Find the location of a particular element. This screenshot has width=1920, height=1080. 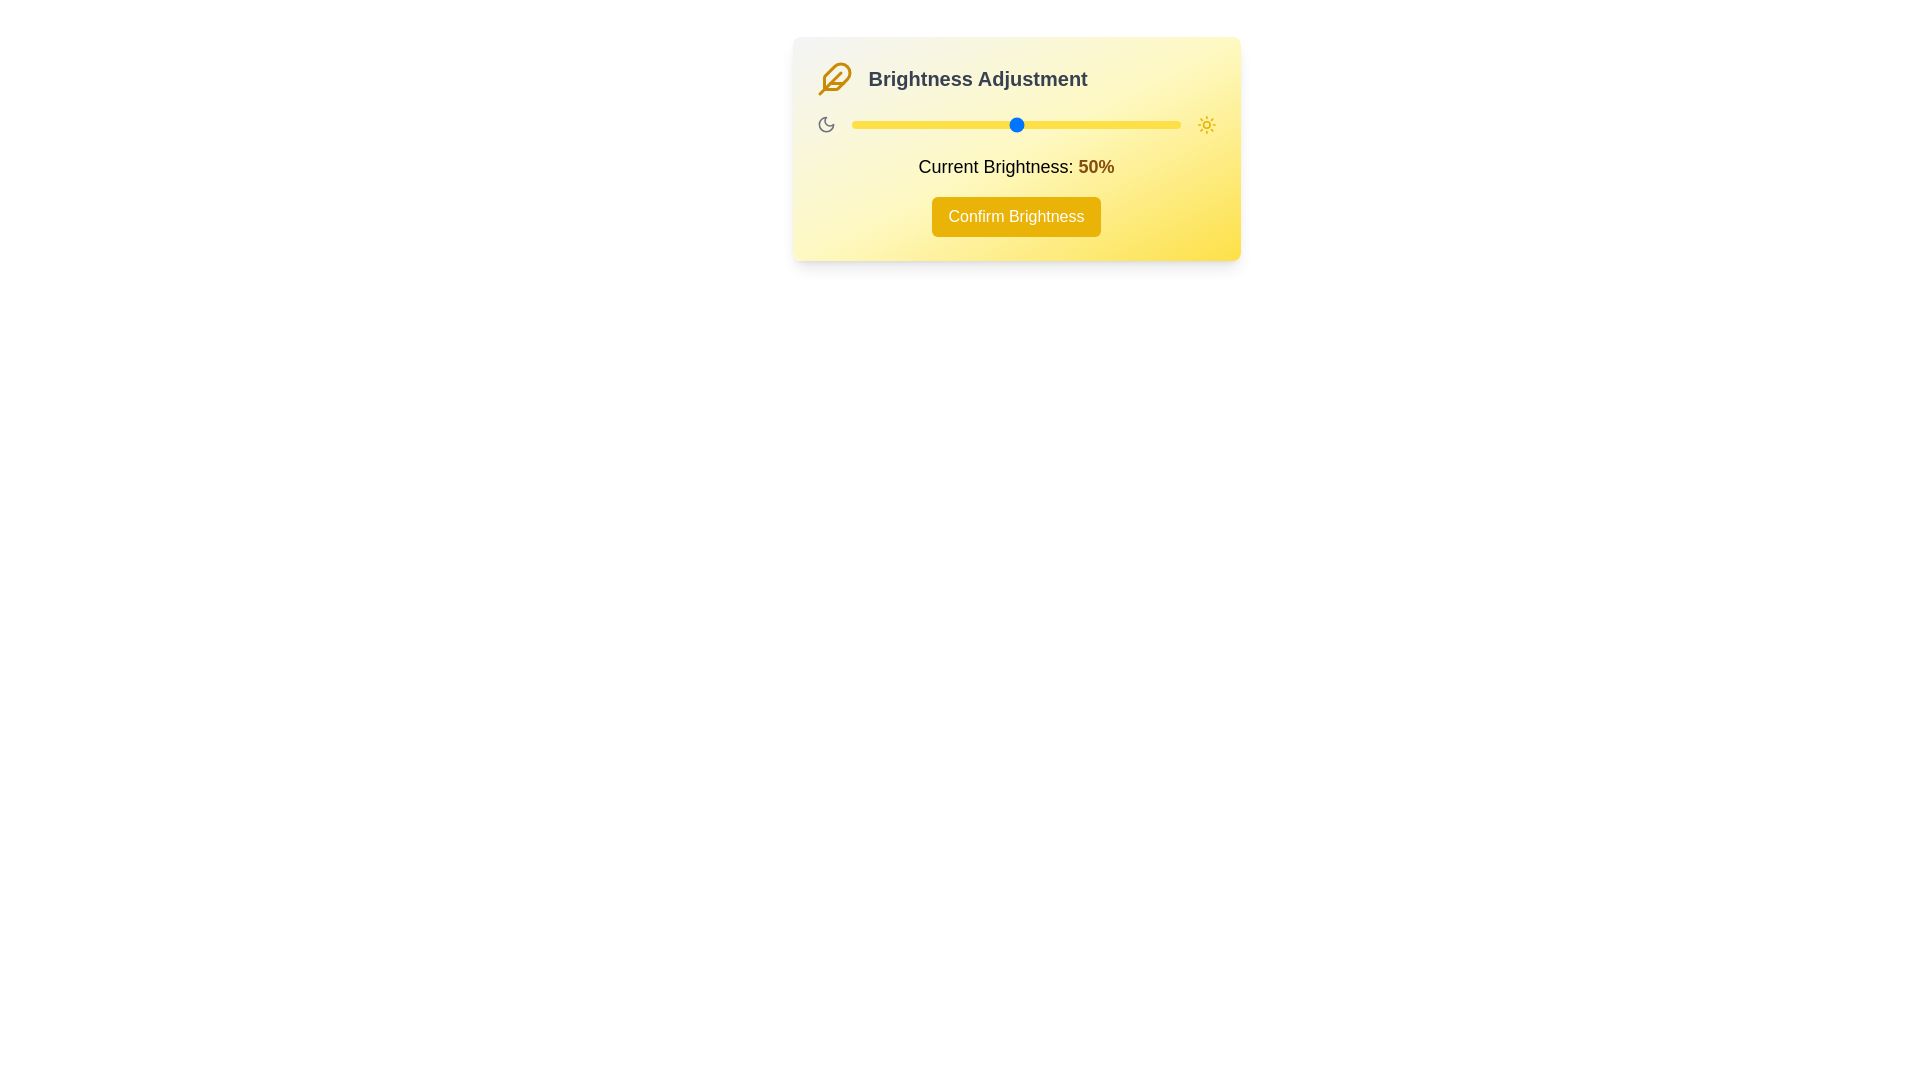

the brightness to 72% by dragging the slider is located at coordinates (1087, 124).